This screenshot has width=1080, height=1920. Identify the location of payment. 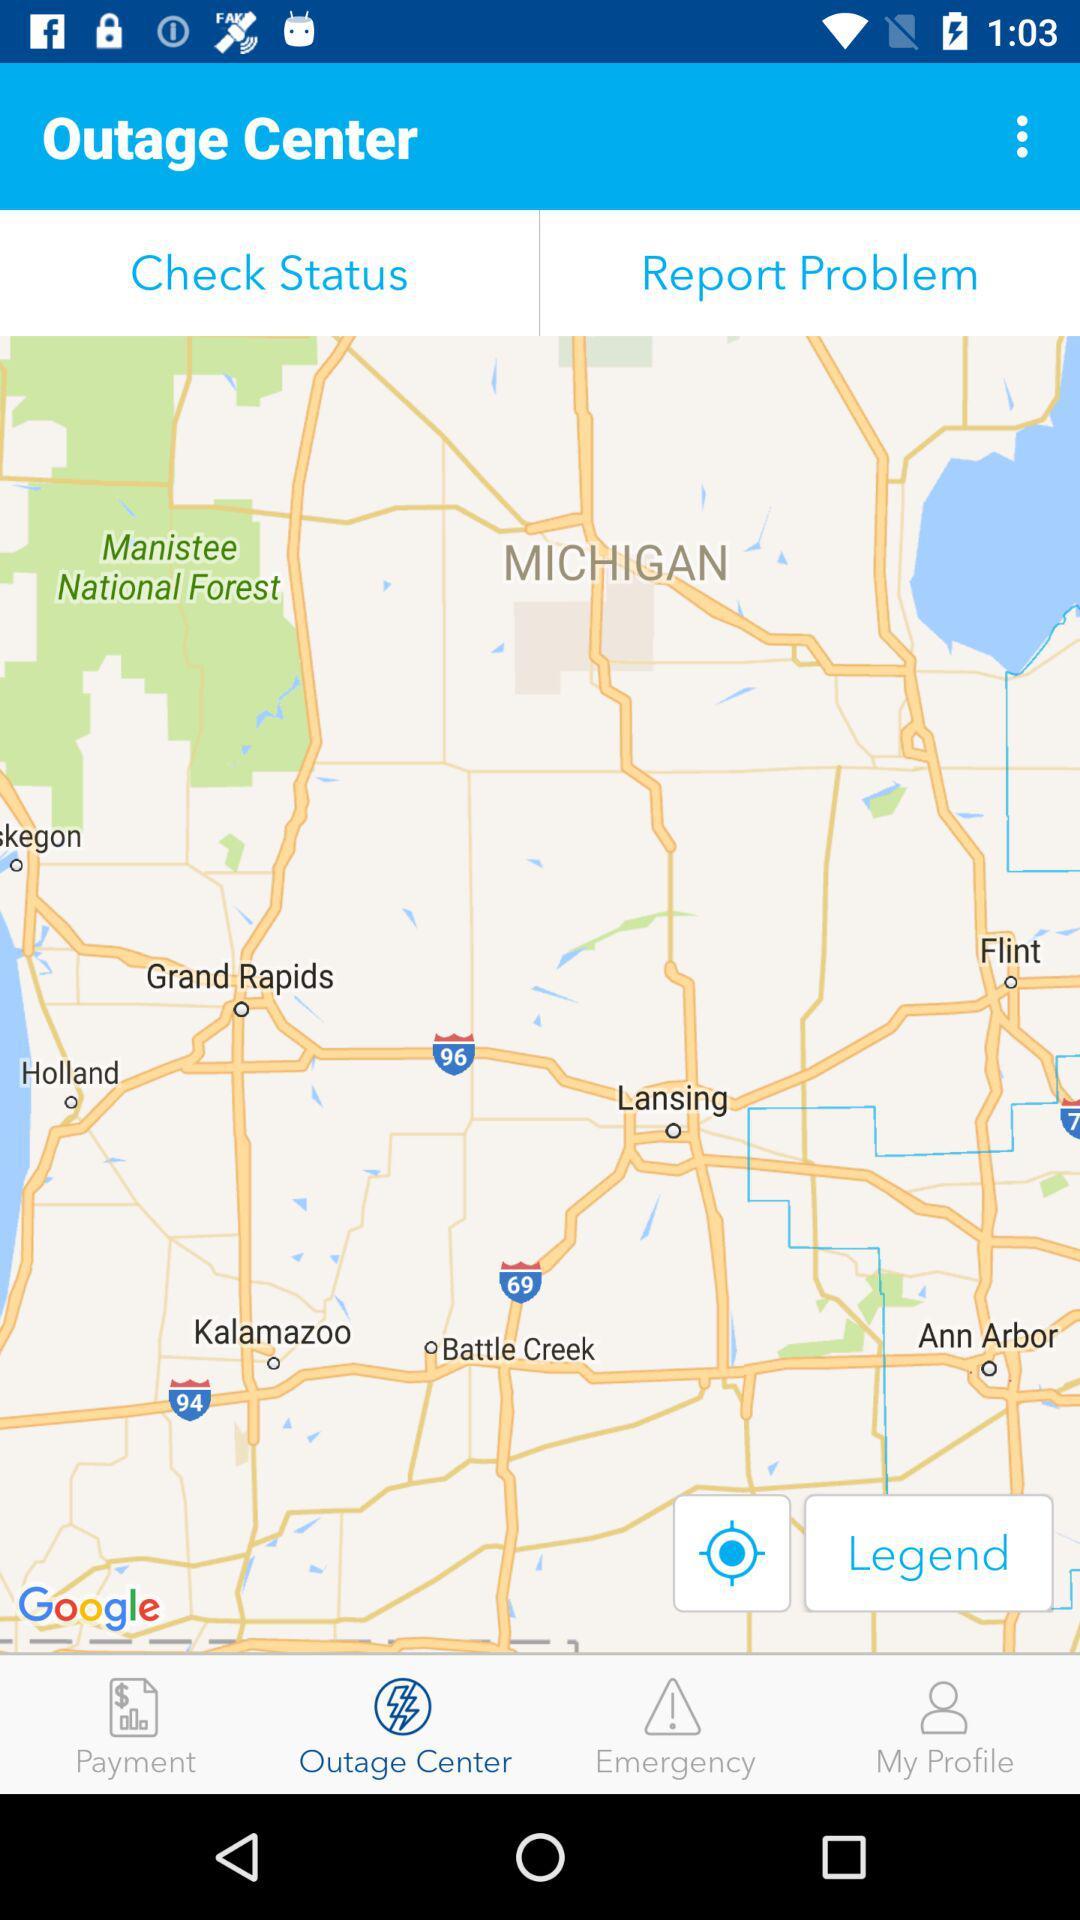
(135, 1723).